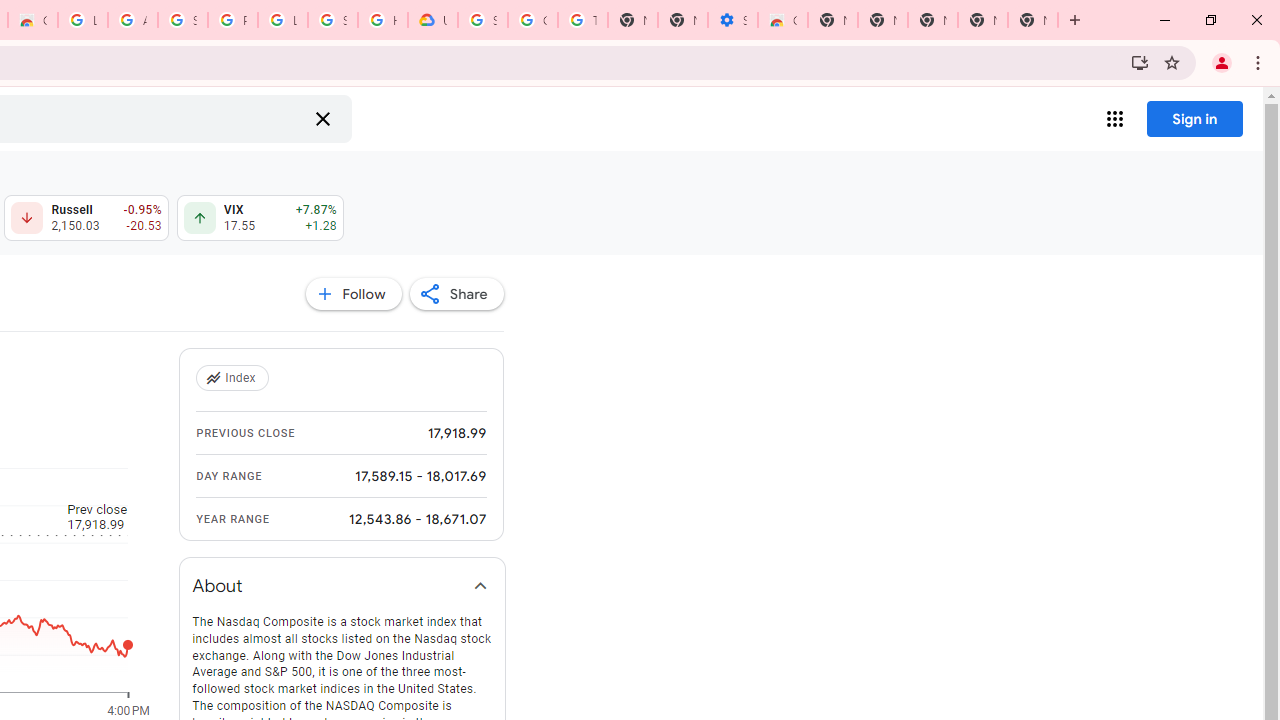 The height and width of the screenshot is (720, 1280). What do you see at coordinates (533, 20) in the screenshot?
I see `'Google Account Help'` at bounding box center [533, 20].